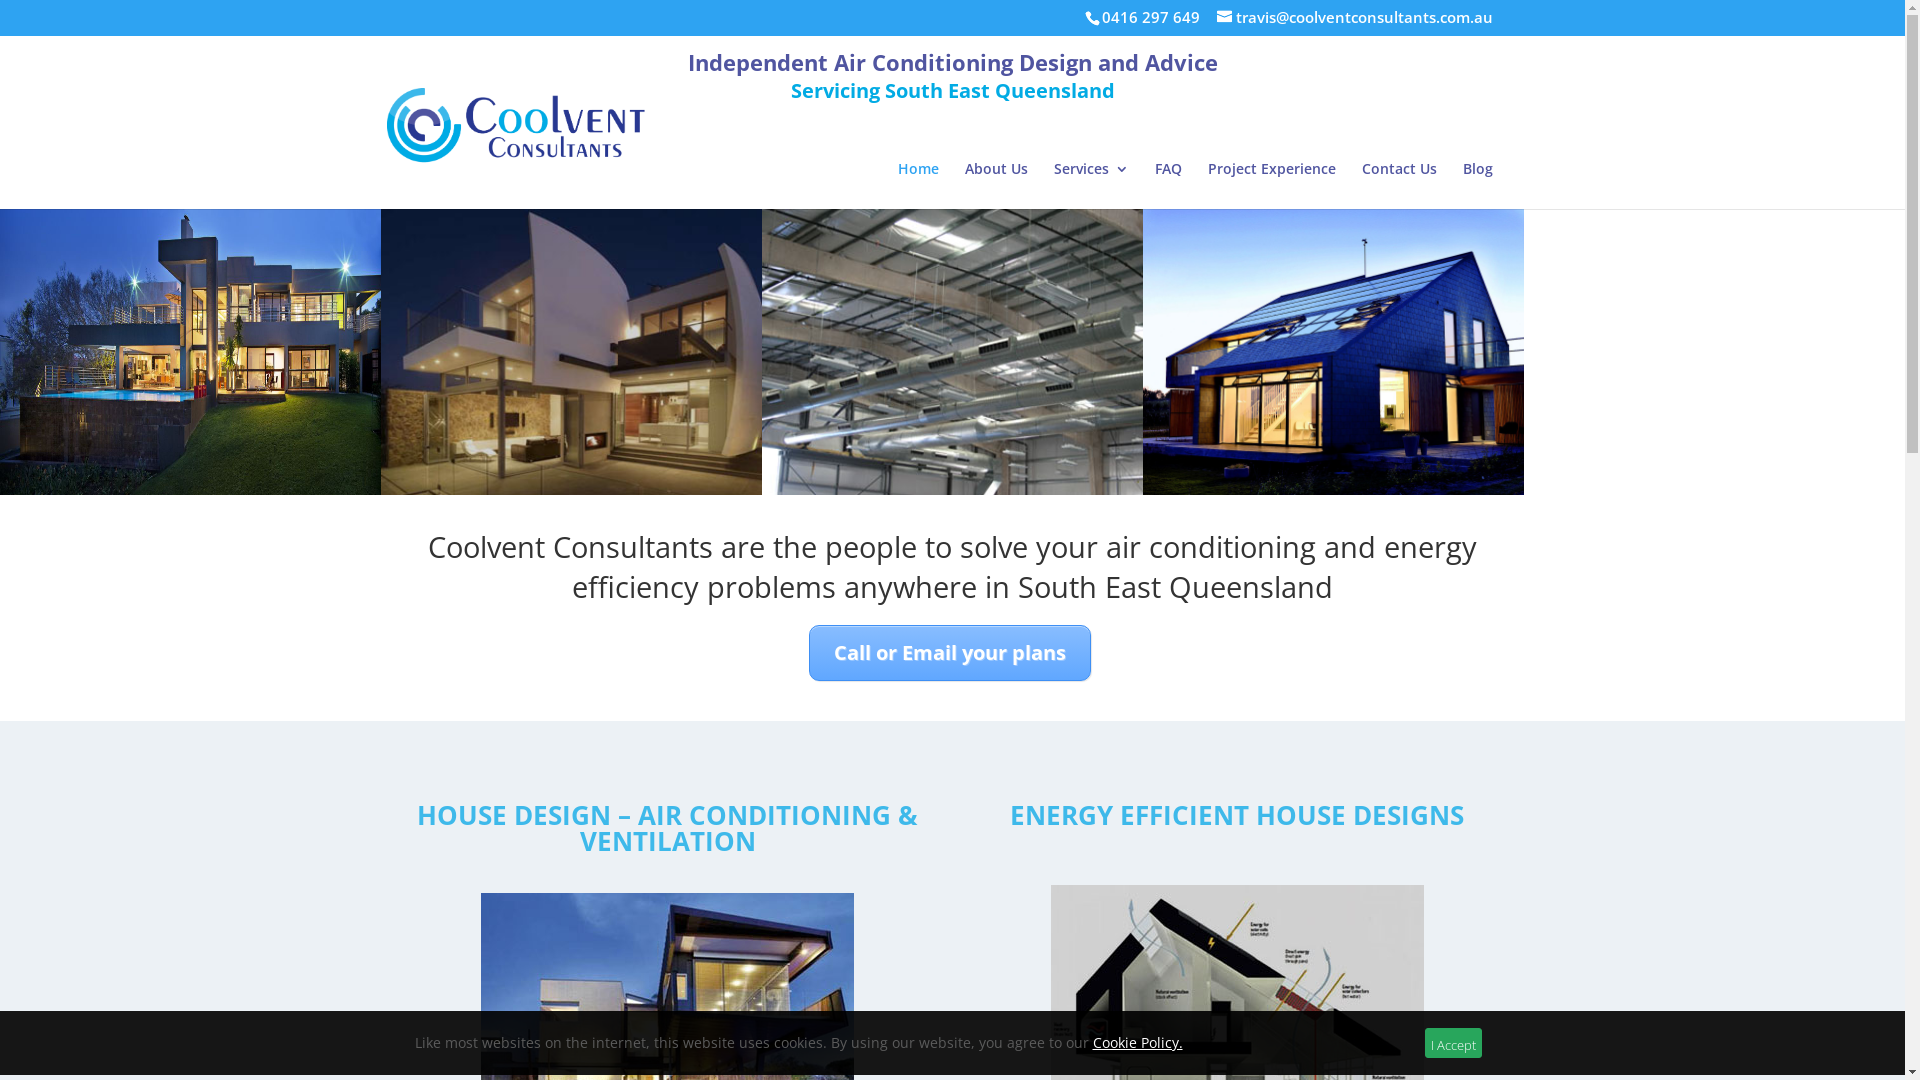 The image size is (1920, 1080). I want to click on 'Services', so click(1053, 185).